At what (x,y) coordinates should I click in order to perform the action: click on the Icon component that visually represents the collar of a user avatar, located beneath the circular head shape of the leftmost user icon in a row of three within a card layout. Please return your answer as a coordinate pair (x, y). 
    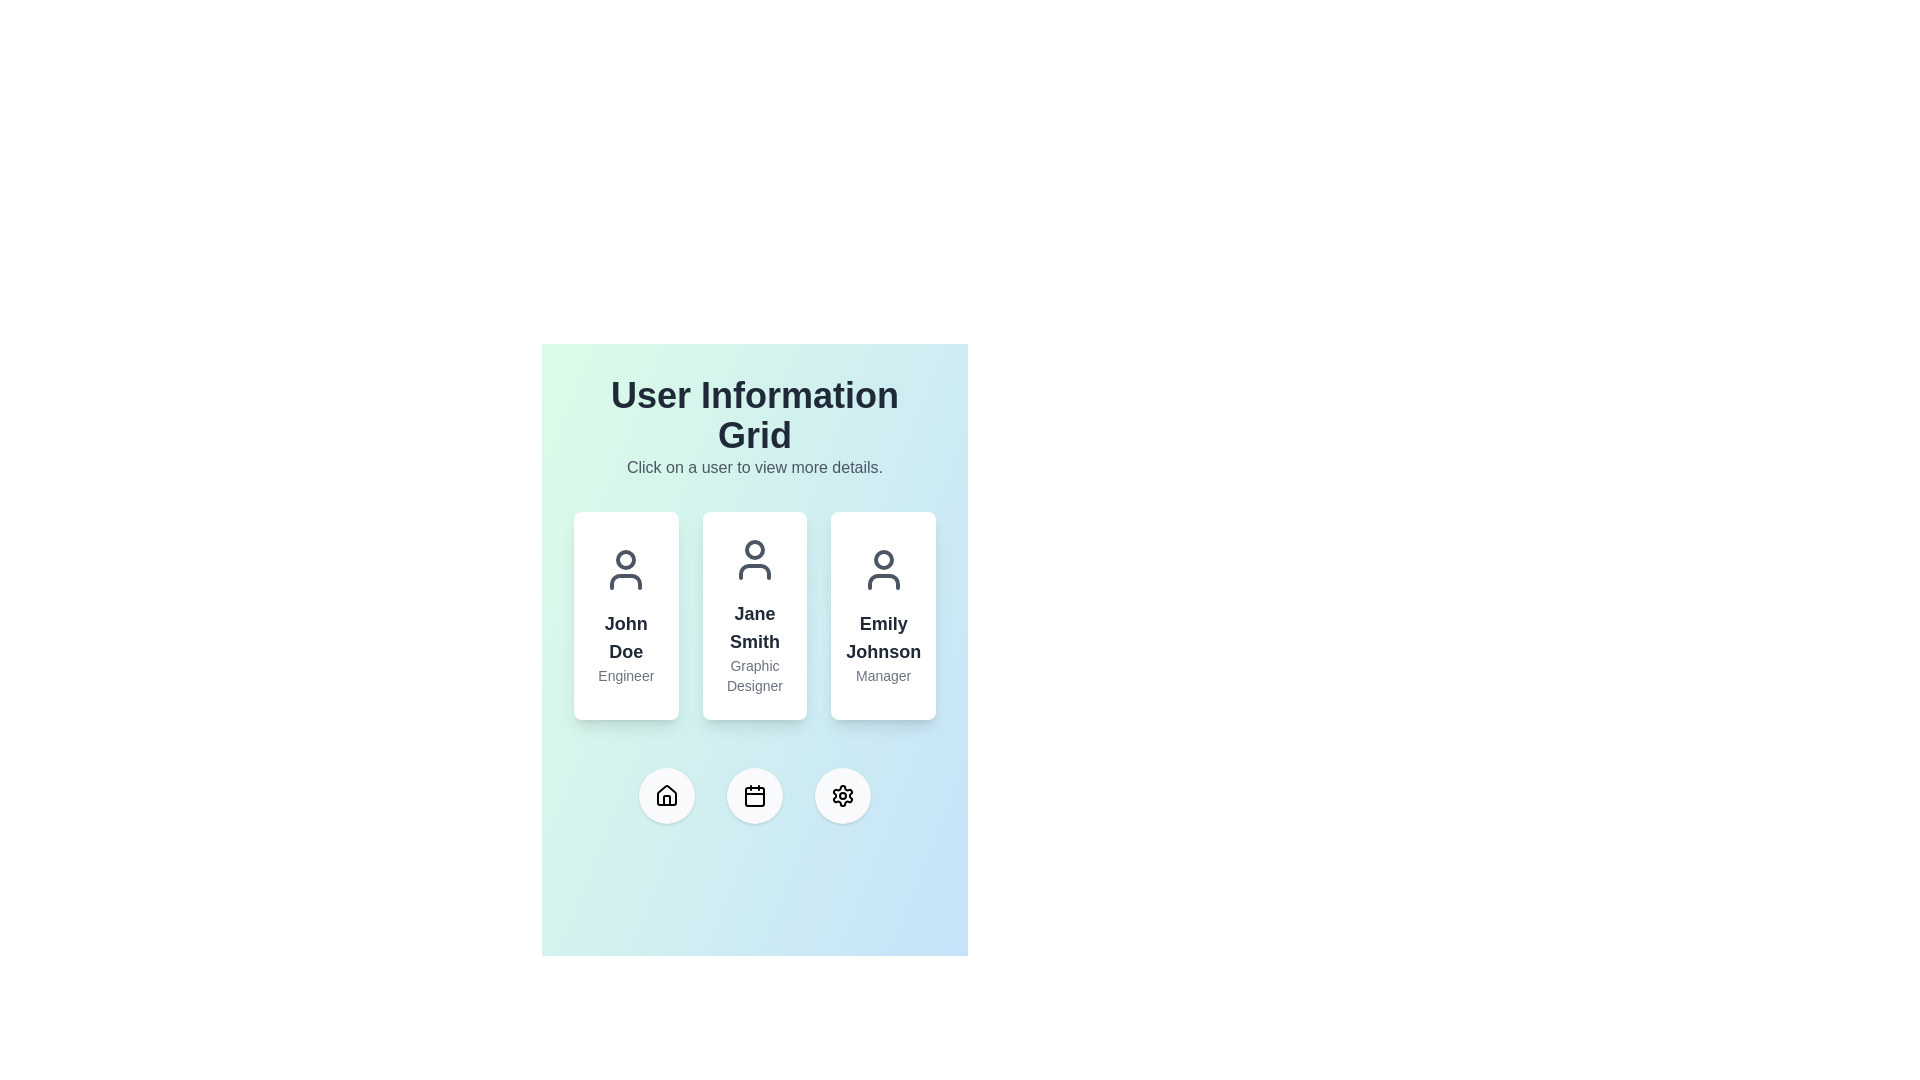
    Looking at the image, I should click on (625, 582).